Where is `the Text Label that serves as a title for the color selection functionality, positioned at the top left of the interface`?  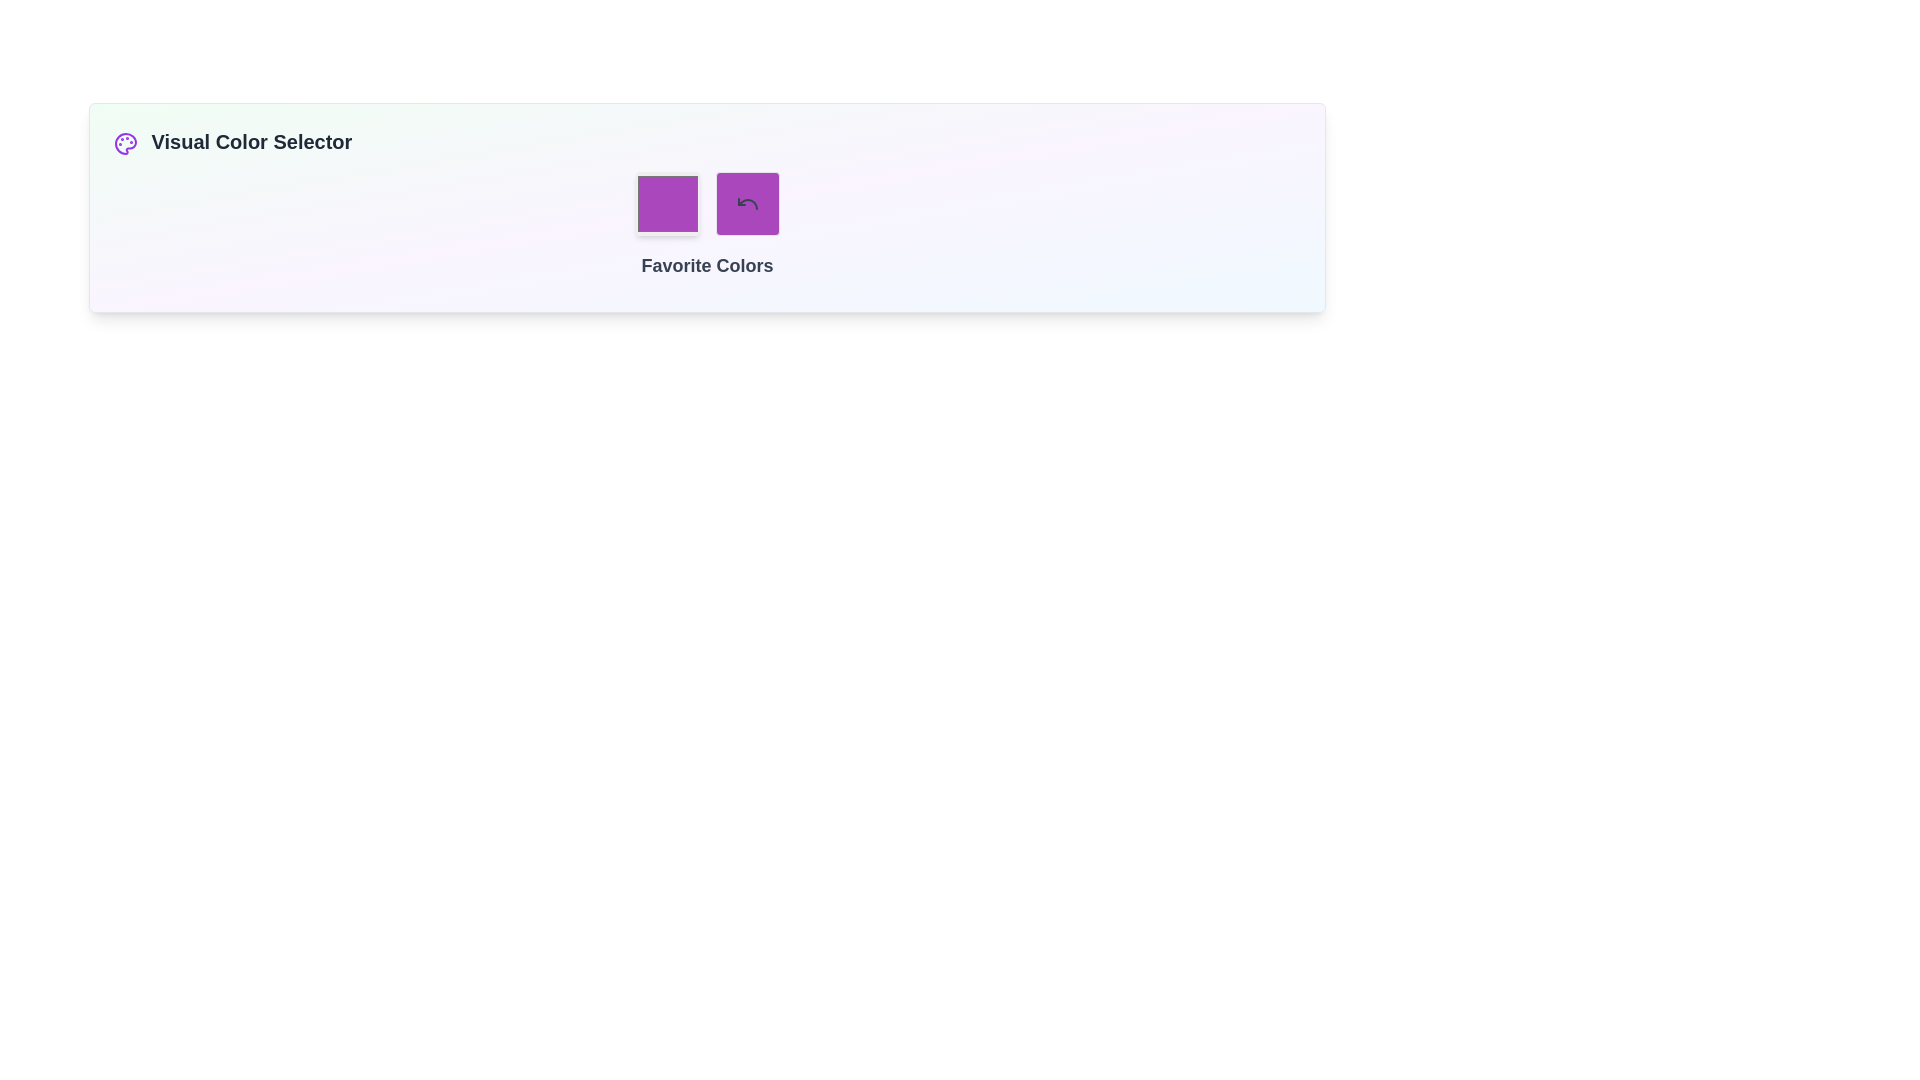
the Text Label that serves as a title for the color selection functionality, positioned at the top left of the interface is located at coordinates (233, 141).